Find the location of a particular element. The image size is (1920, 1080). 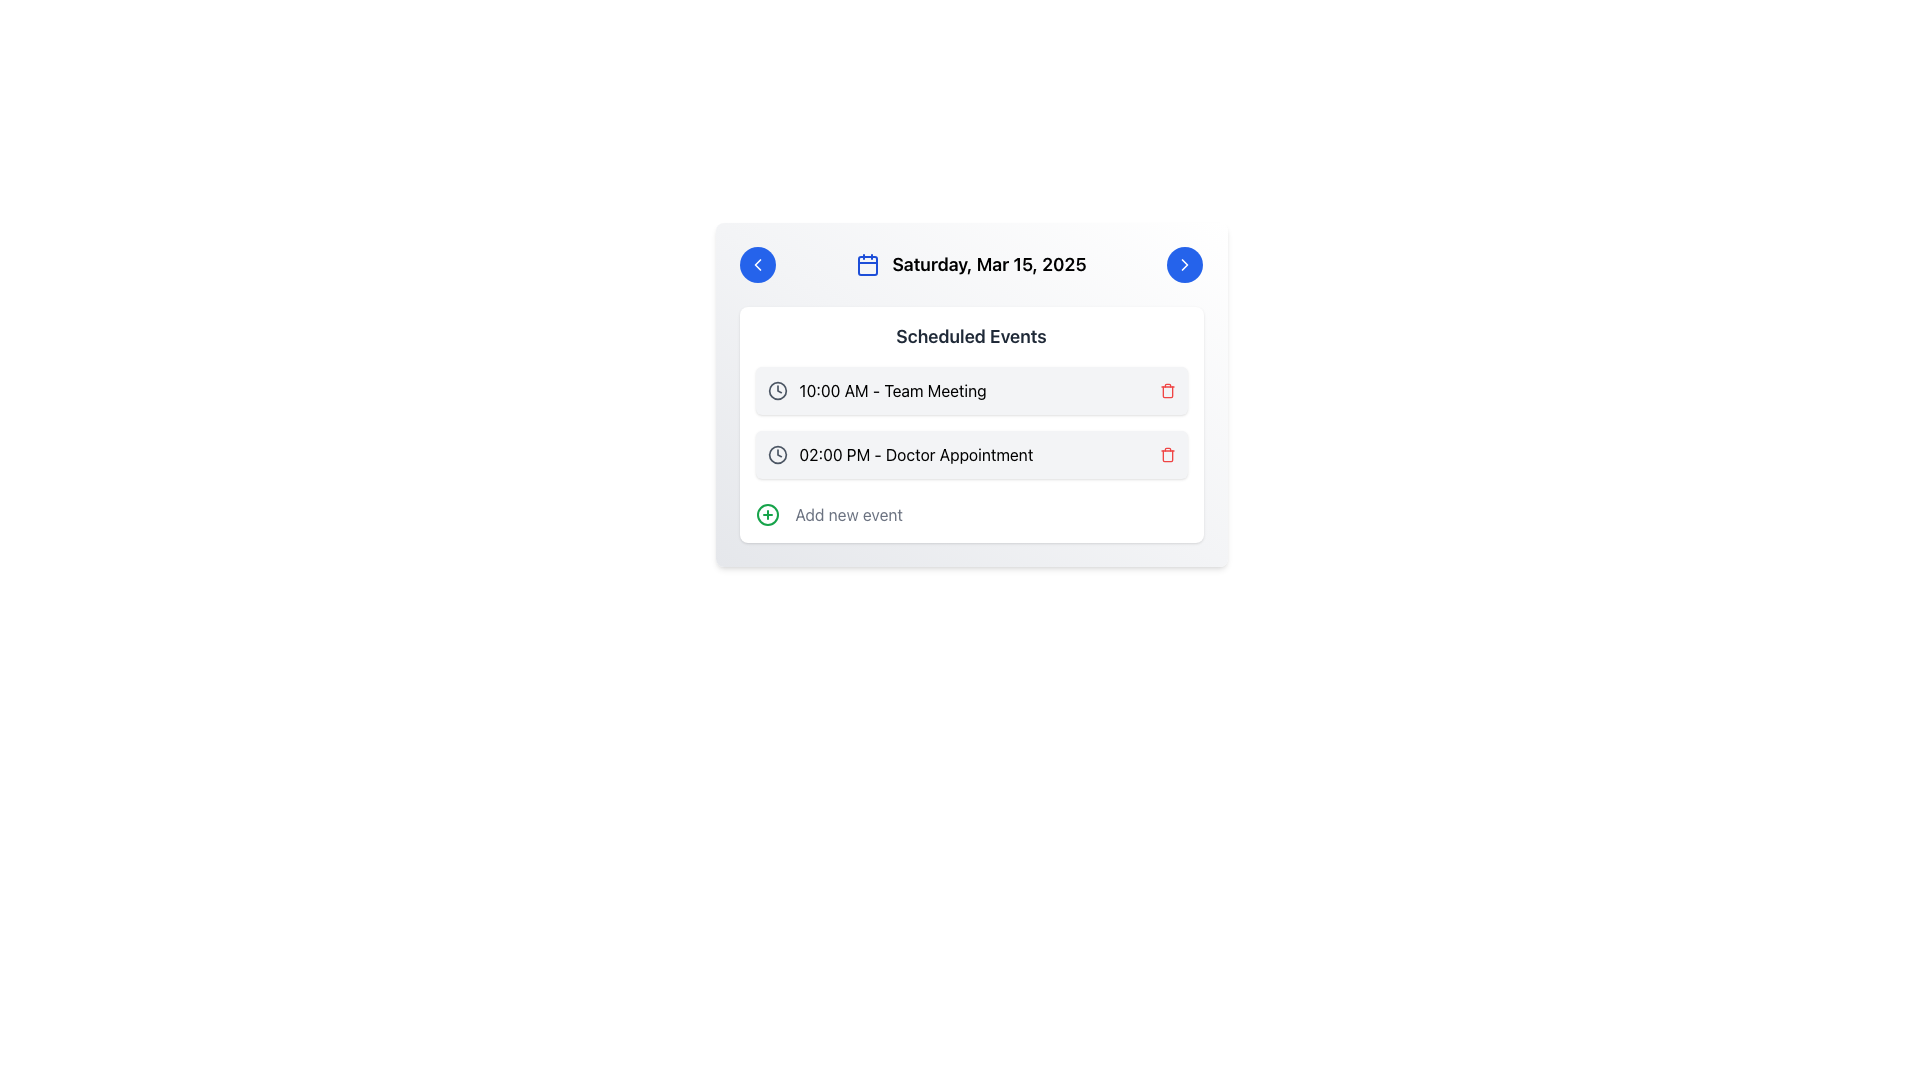

the right-facing chevron icon styled as a vector graphic, which is embedded in a blue circular button in the header of the card component is located at coordinates (1185, 264).